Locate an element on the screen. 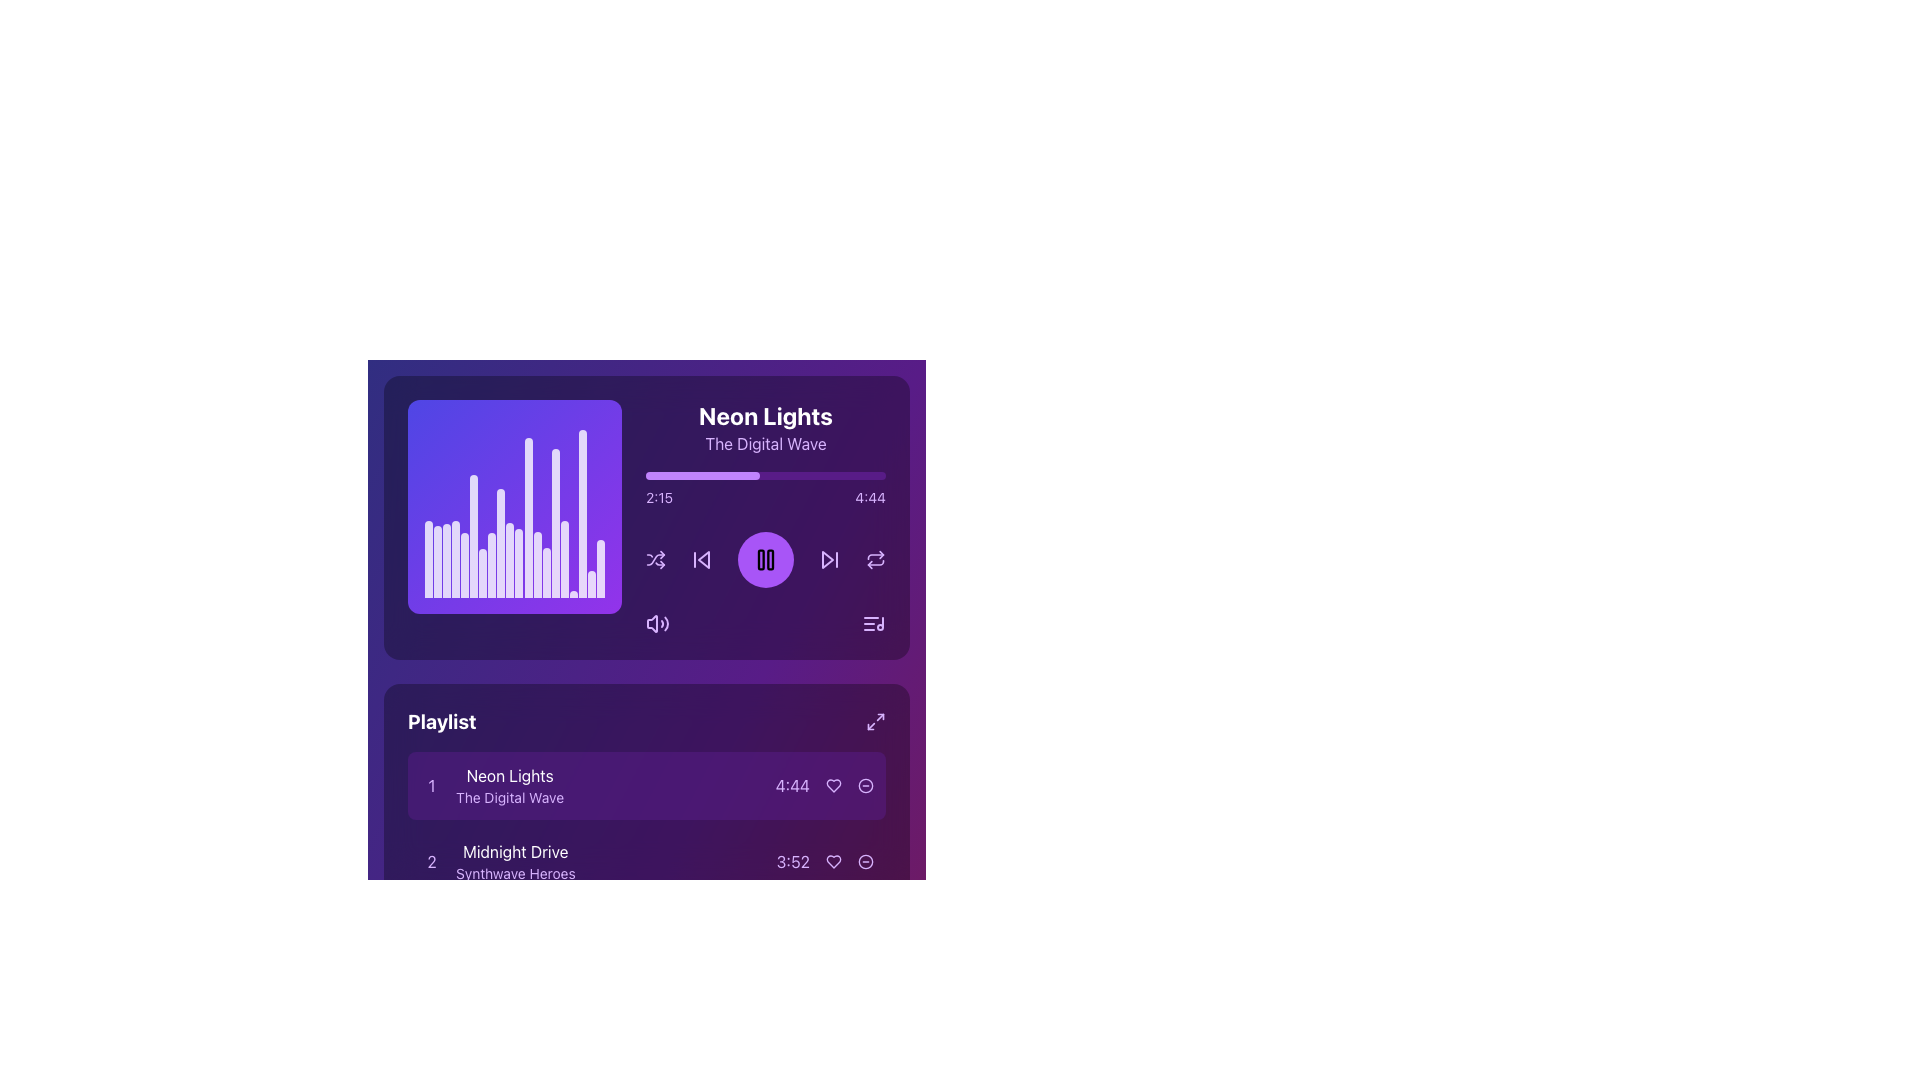 The height and width of the screenshot is (1080, 1920). the fourth button in the row of buttons in the center of the music player interface is located at coordinates (875, 559).